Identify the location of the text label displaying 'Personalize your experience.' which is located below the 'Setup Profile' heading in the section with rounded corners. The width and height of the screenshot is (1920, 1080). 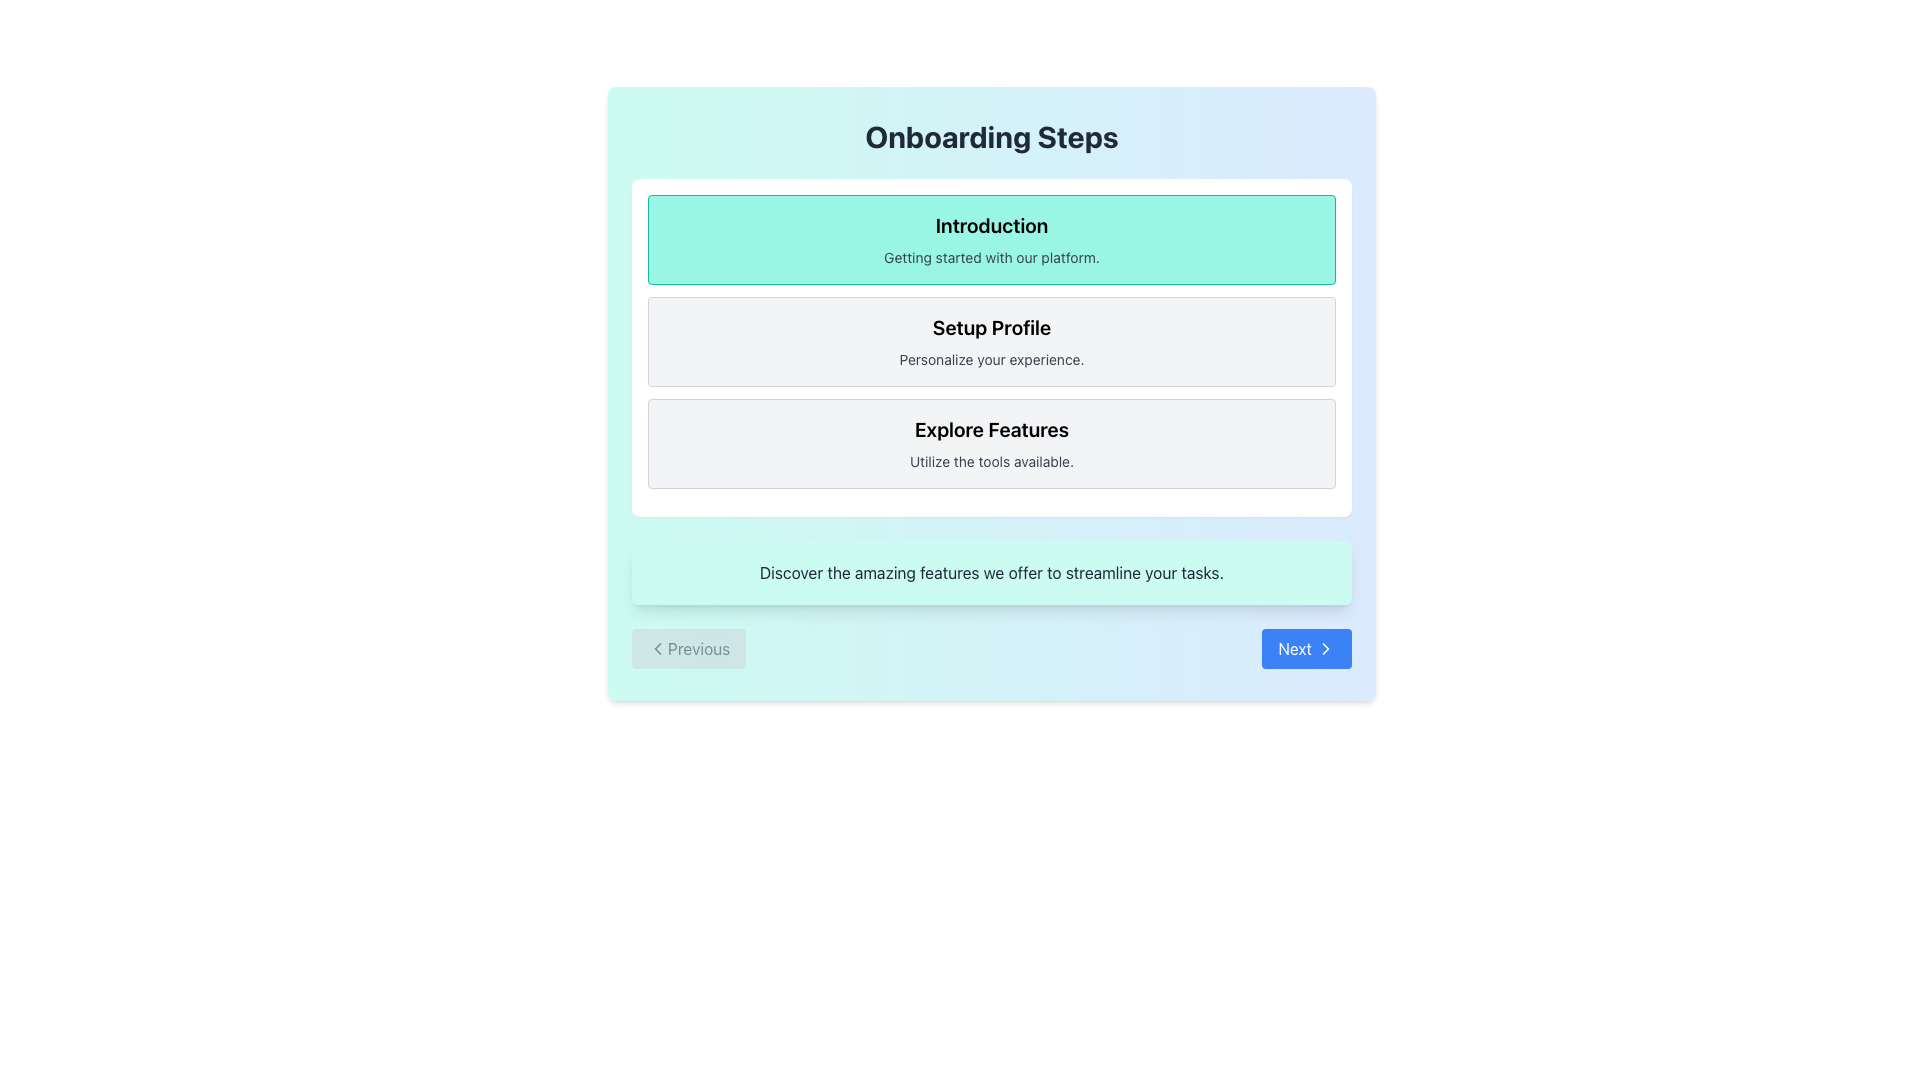
(992, 358).